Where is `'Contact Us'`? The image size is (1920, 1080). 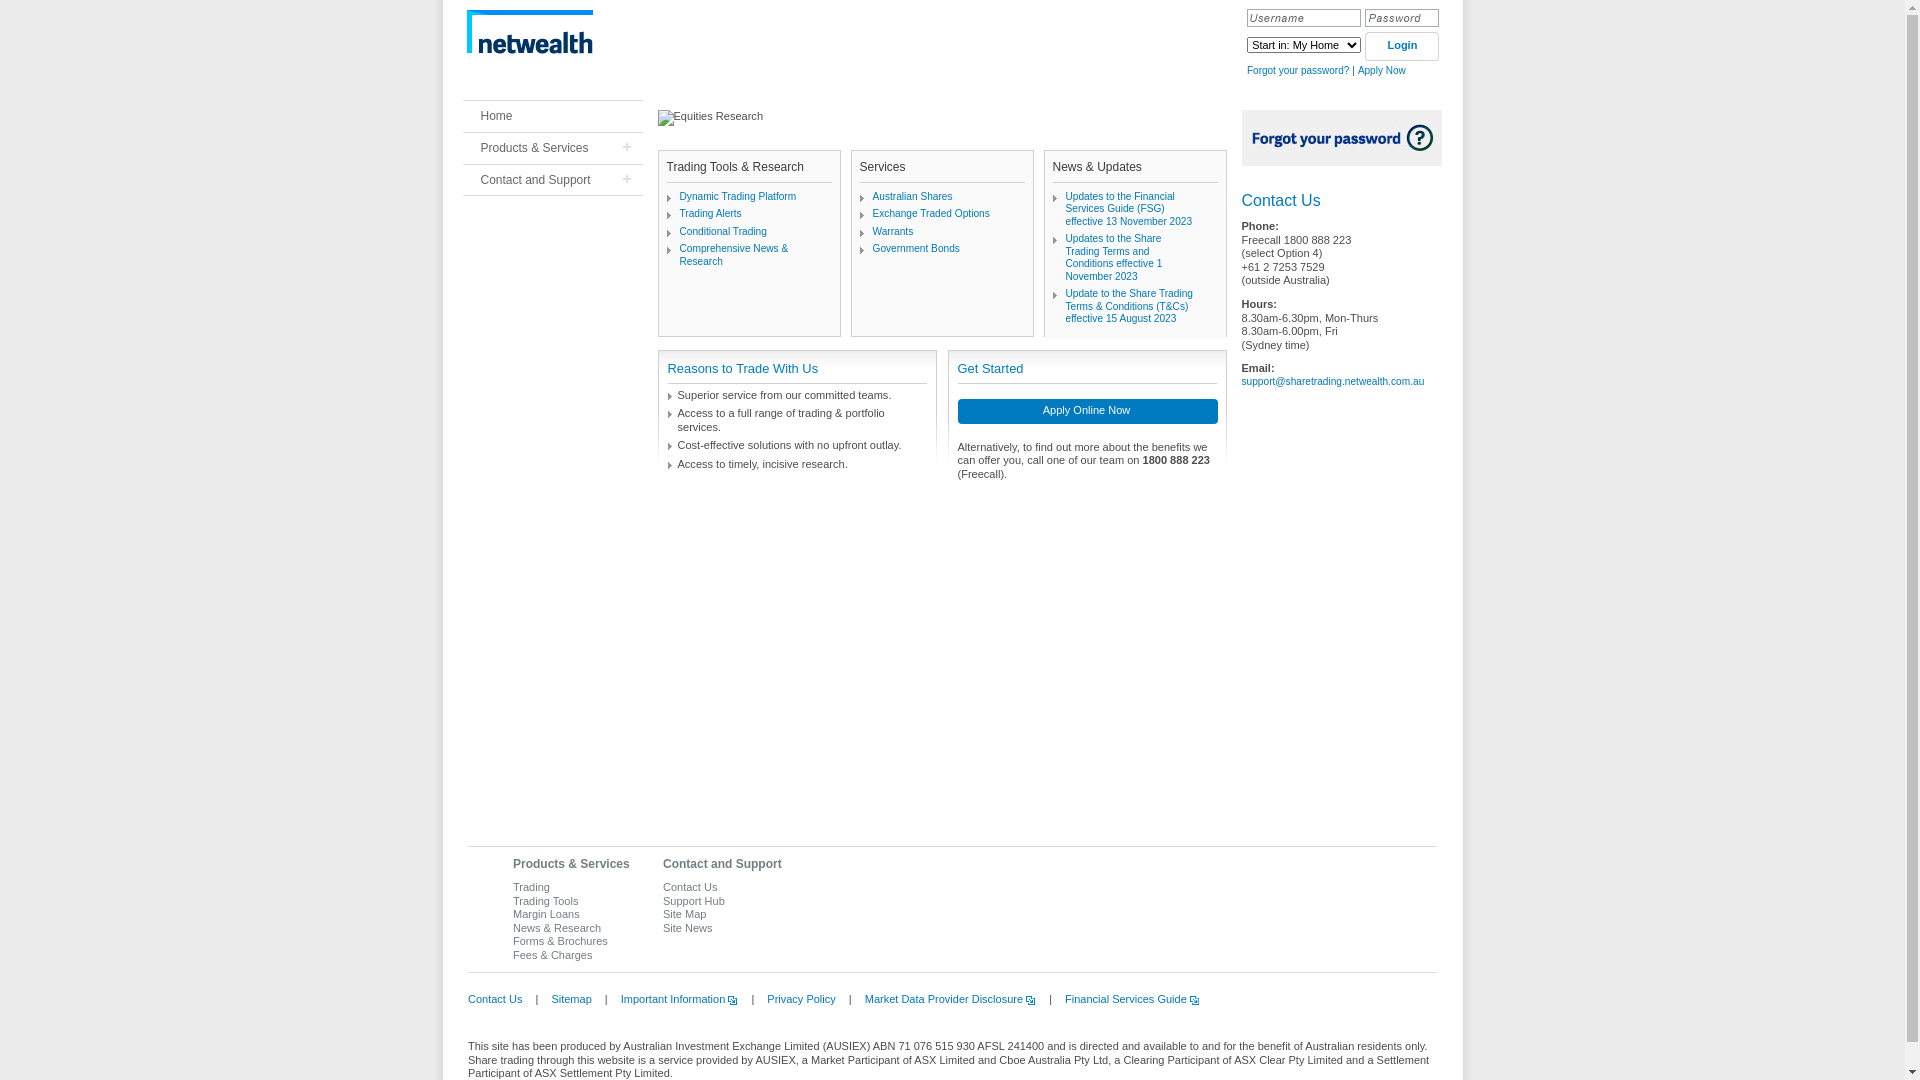 'Contact Us' is located at coordinates (690, 886).